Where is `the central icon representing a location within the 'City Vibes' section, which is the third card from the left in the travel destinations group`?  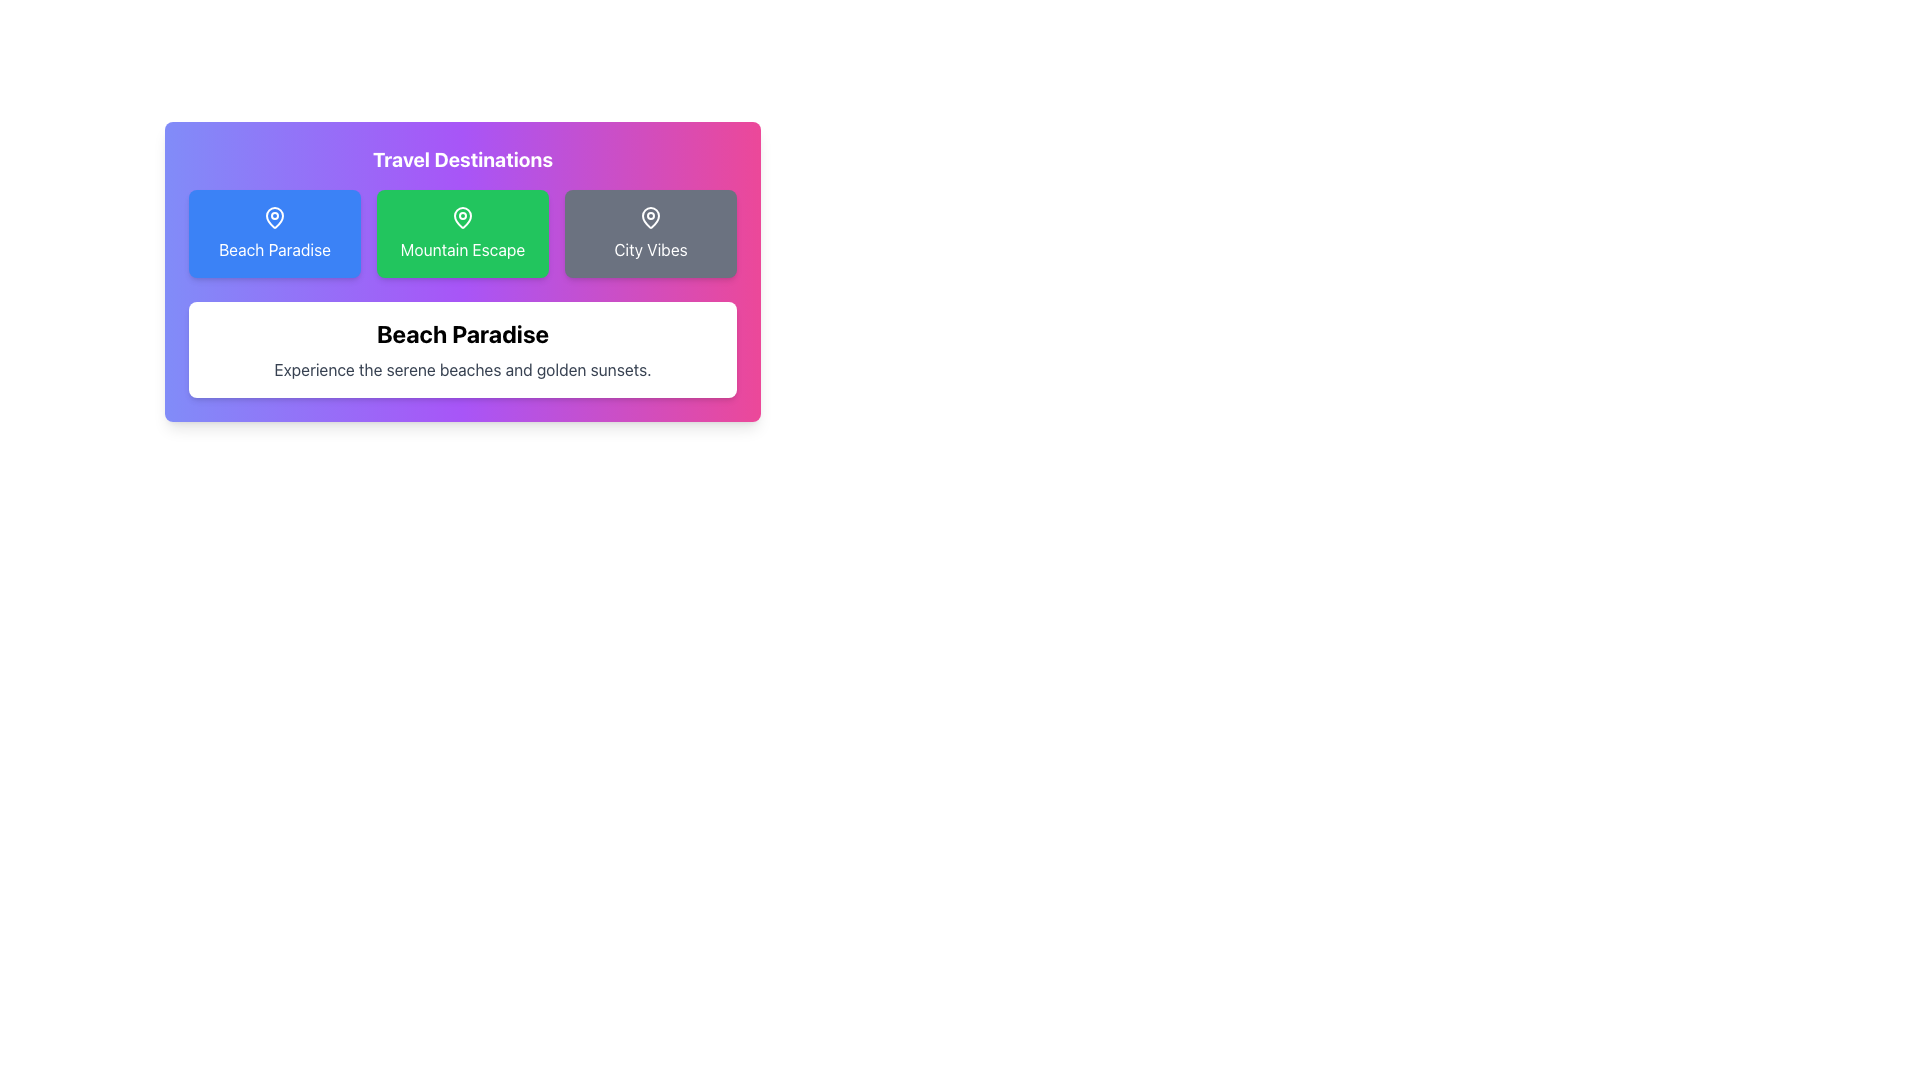 the central icon representing a location within the 'City Vibes' section, which is the third card from the left in the travel destinations group is located at coordinates (651, 218).